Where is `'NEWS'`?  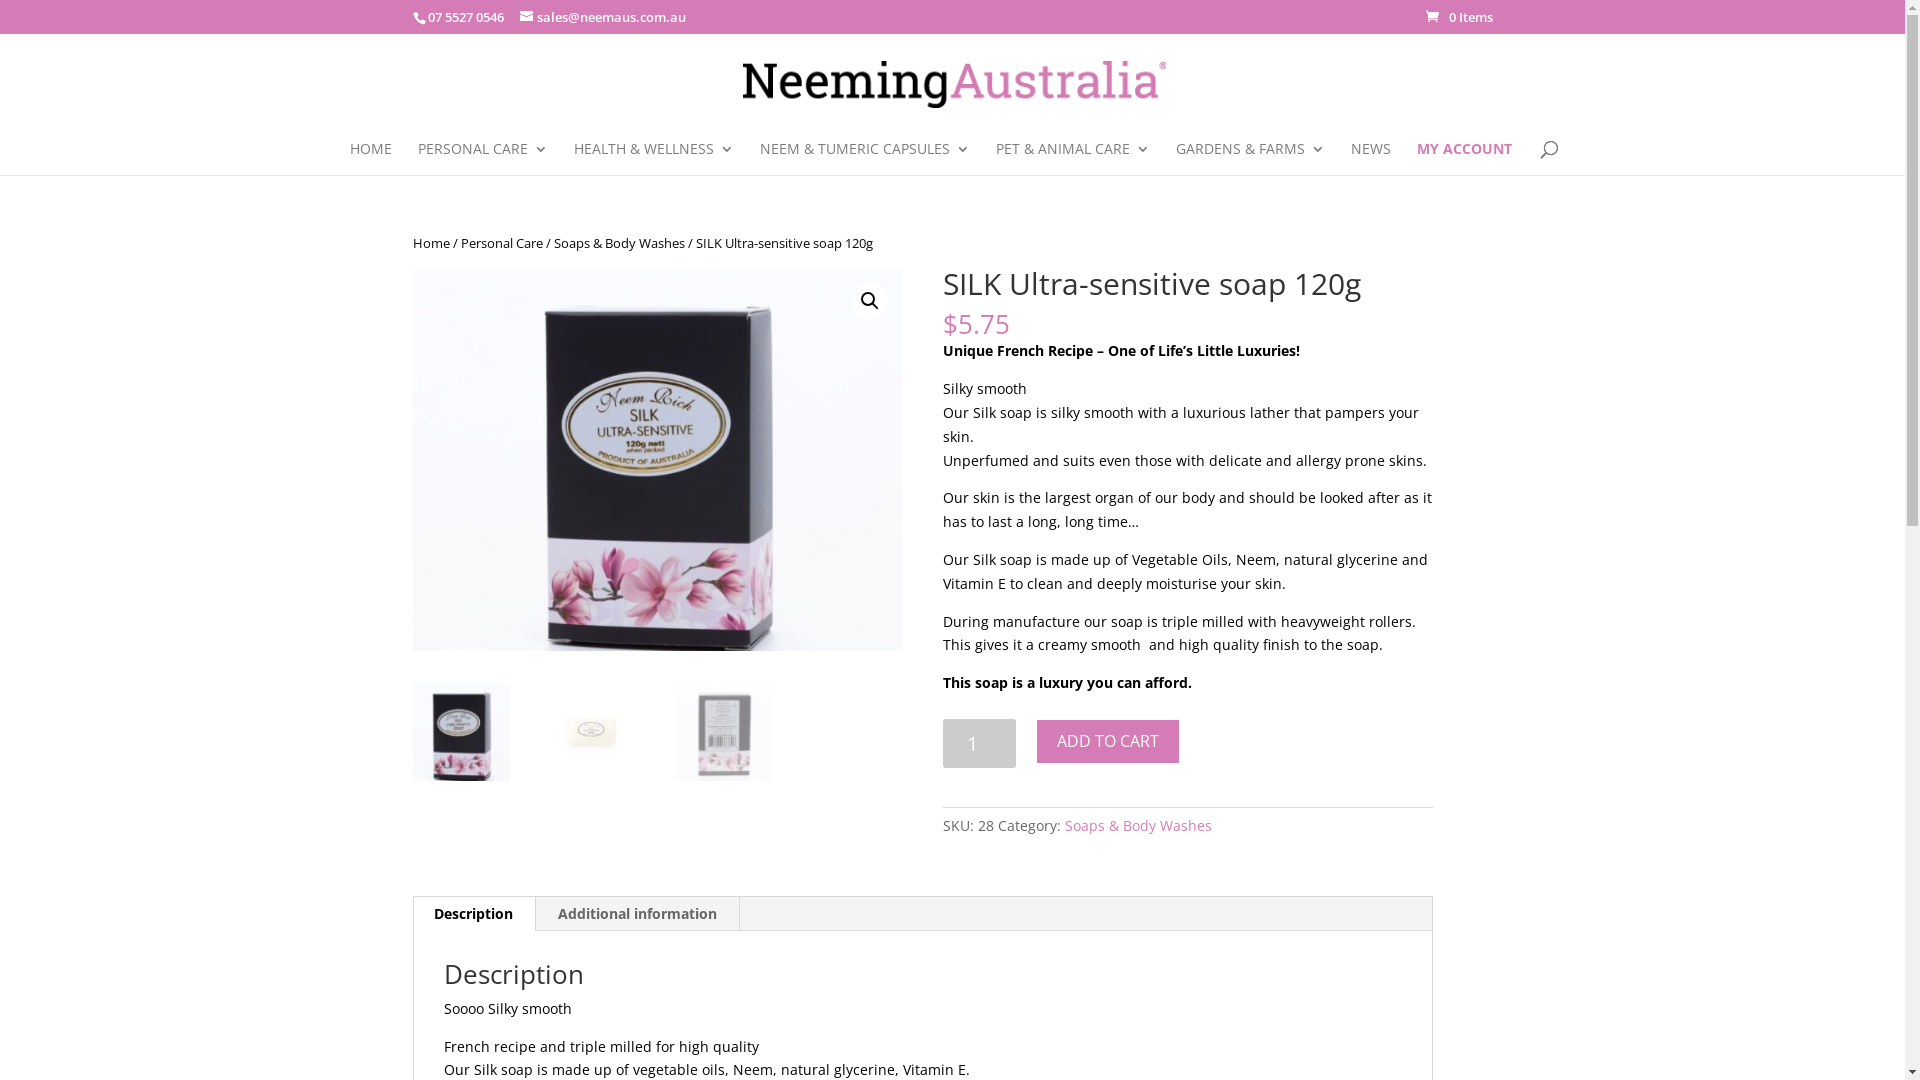
'NEWS' is located at coordinates (1368, 157).